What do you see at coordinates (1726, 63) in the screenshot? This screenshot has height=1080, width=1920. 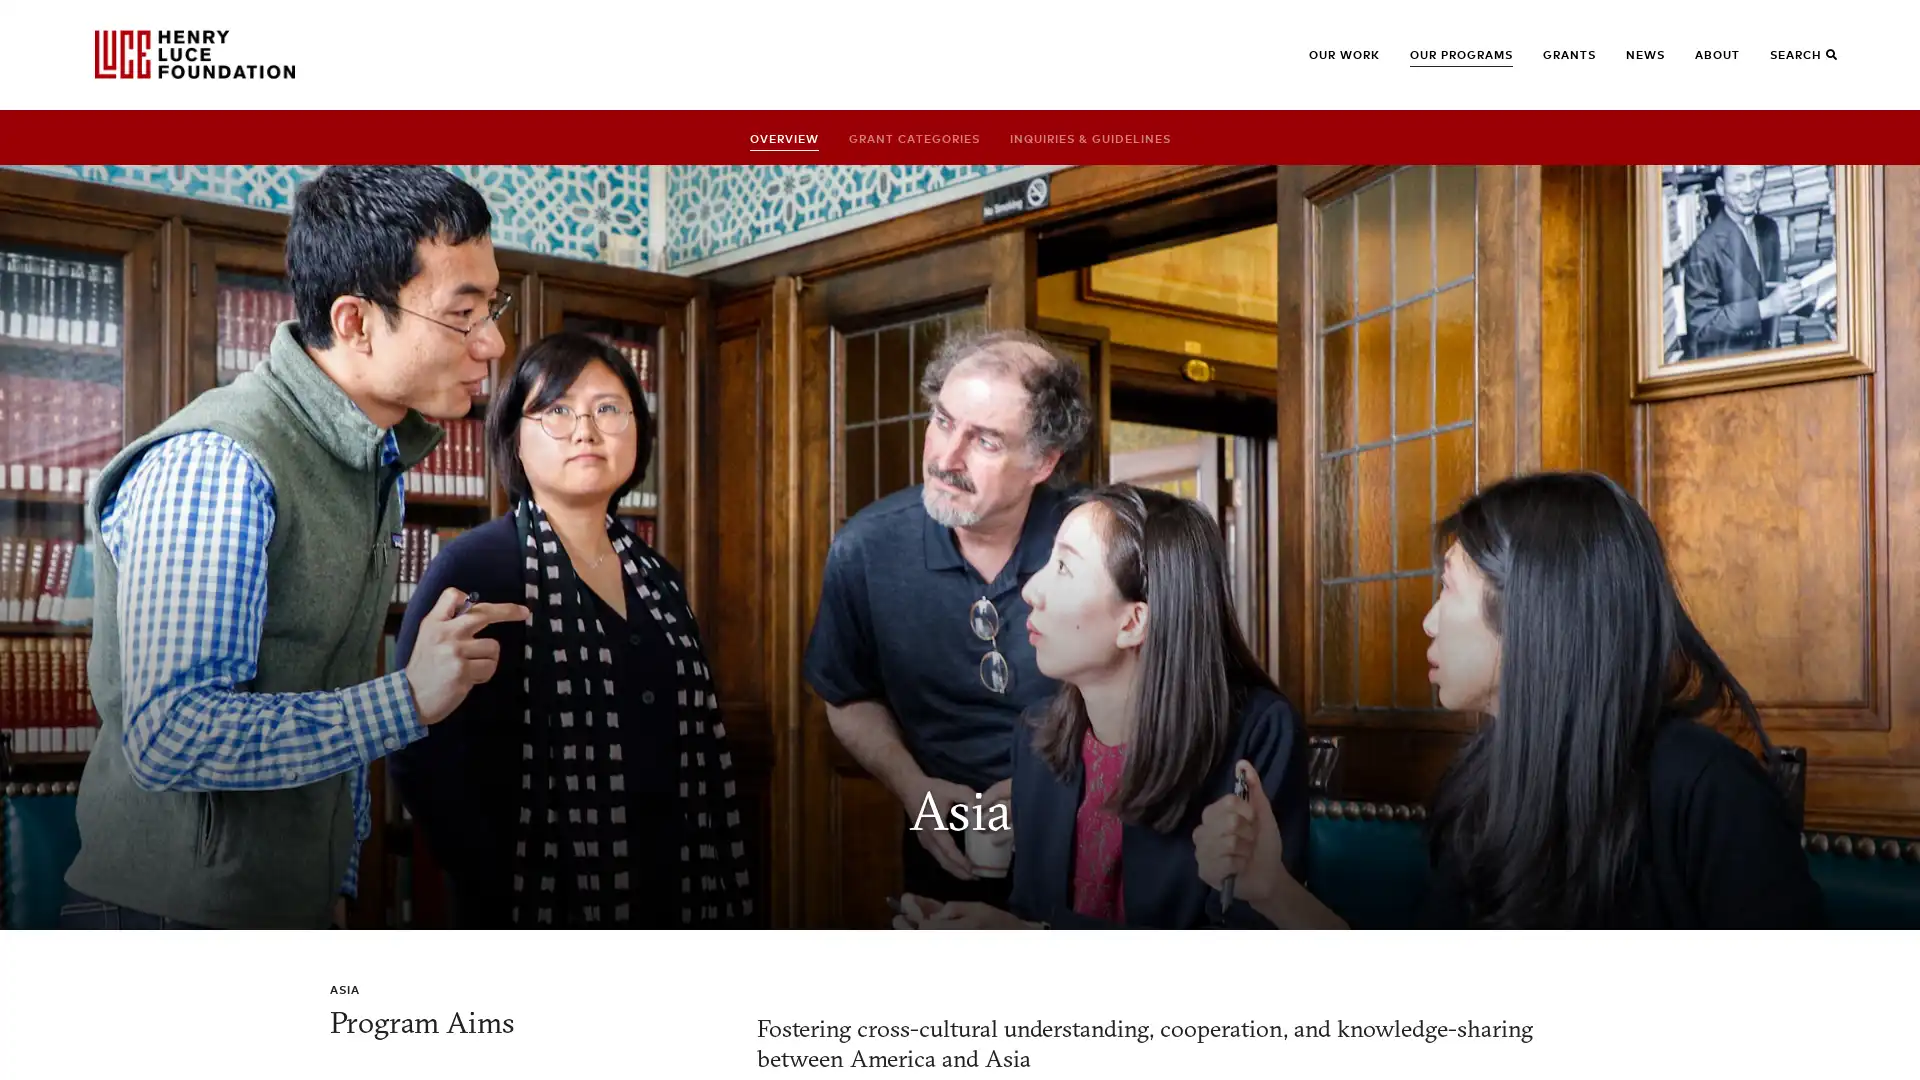 I see `SHOW SUBMENU FOR ABOUT` at bounding box center [1726, 63].